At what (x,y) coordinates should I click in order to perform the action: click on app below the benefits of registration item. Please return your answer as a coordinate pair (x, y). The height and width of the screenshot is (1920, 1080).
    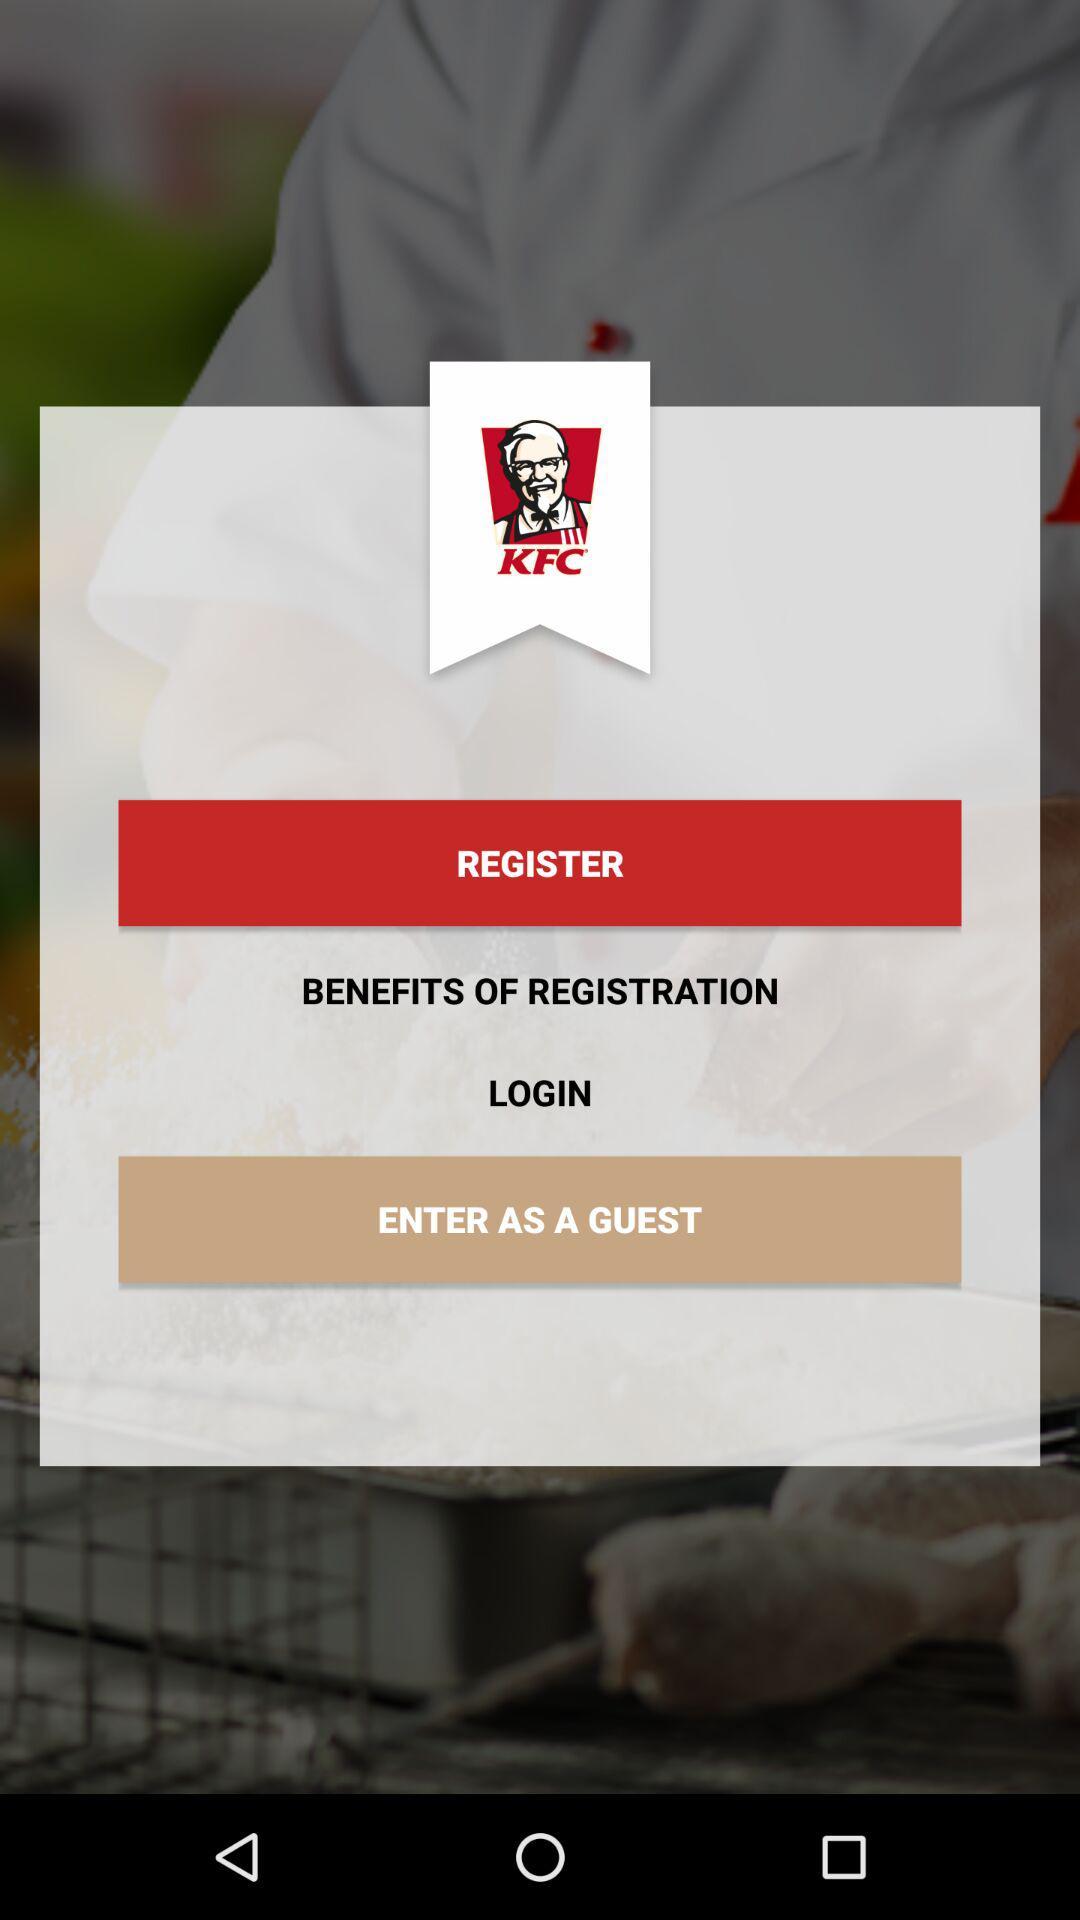
    Looking at the image, I should click on (540, 1091).